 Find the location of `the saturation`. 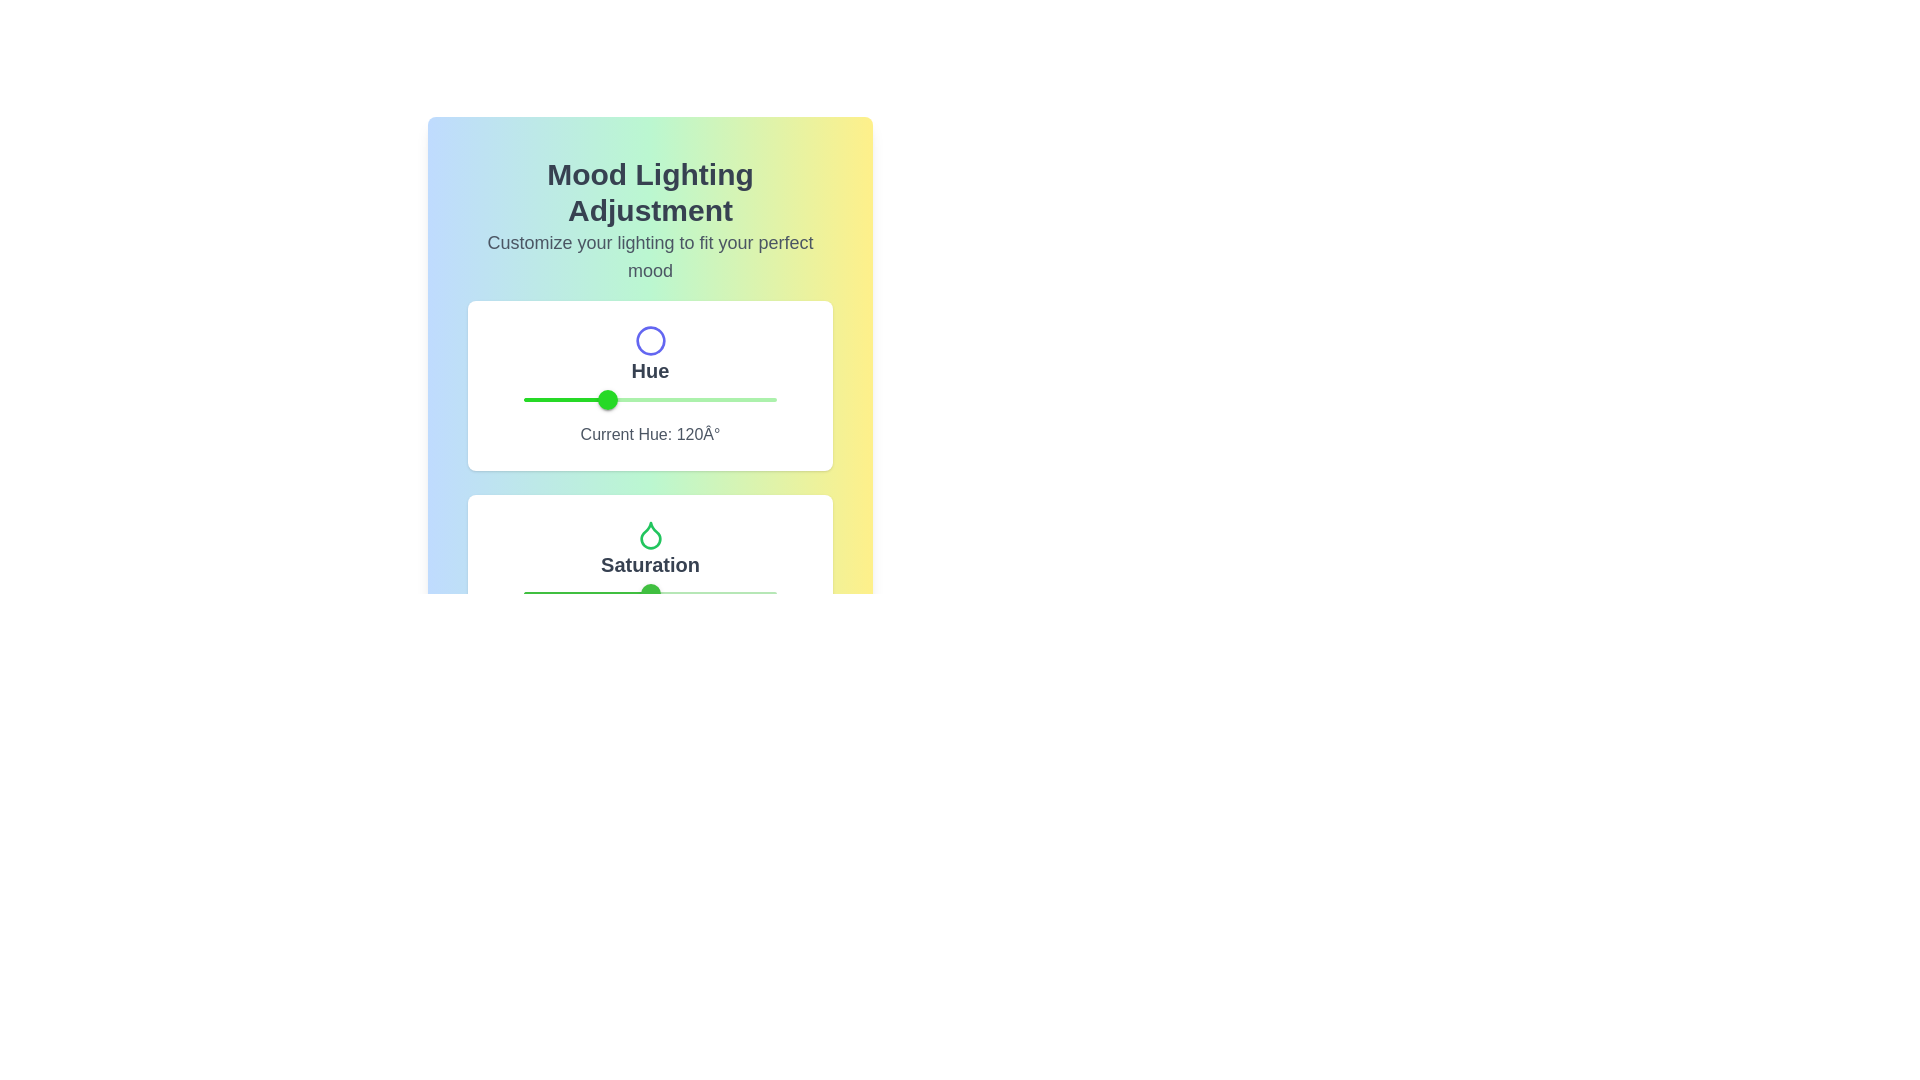

the saturation is located at coordinates (636, 593).